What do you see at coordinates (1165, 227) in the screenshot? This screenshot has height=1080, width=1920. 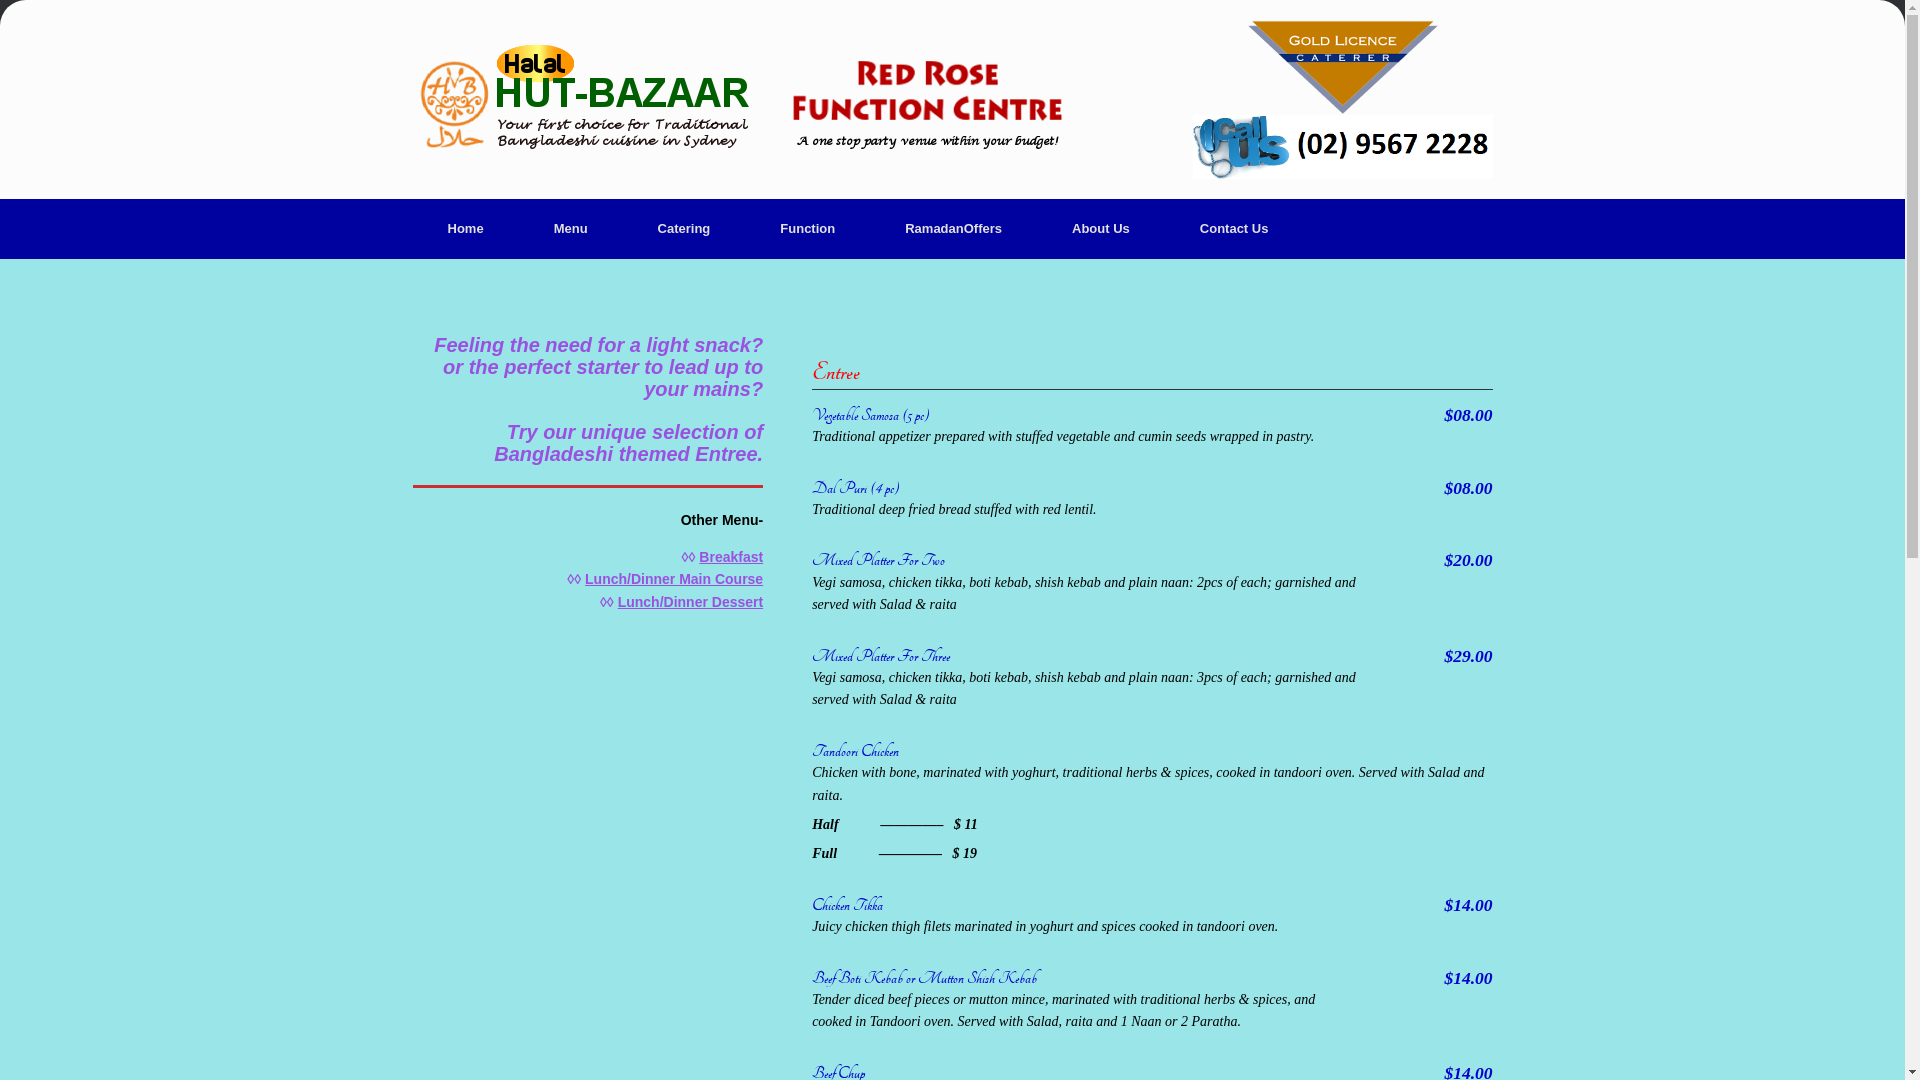 I see `'Contact Us'` at bounding box center [1165, 227].